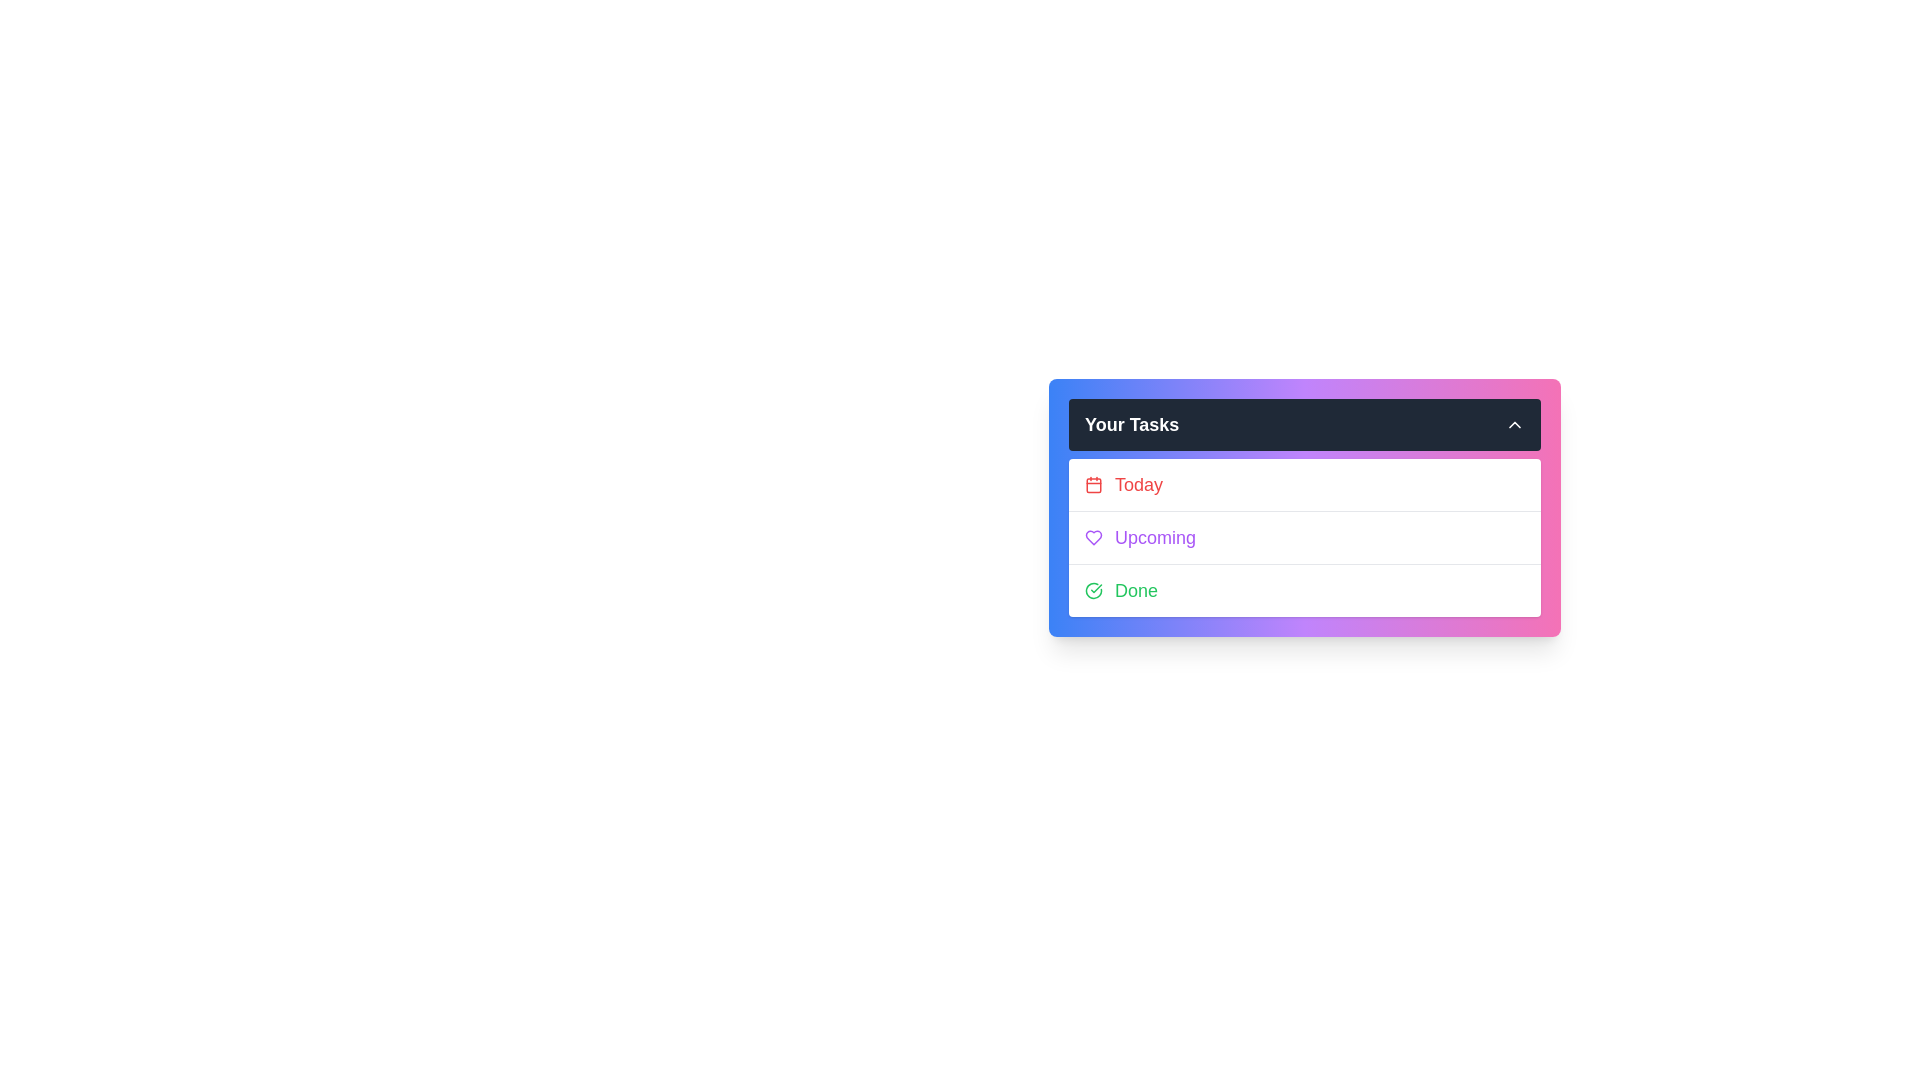 The width and height of the screenshot is (1920, 1080). I want to click on the menu item labeled Today to observe the color change, so click(1305, 485).